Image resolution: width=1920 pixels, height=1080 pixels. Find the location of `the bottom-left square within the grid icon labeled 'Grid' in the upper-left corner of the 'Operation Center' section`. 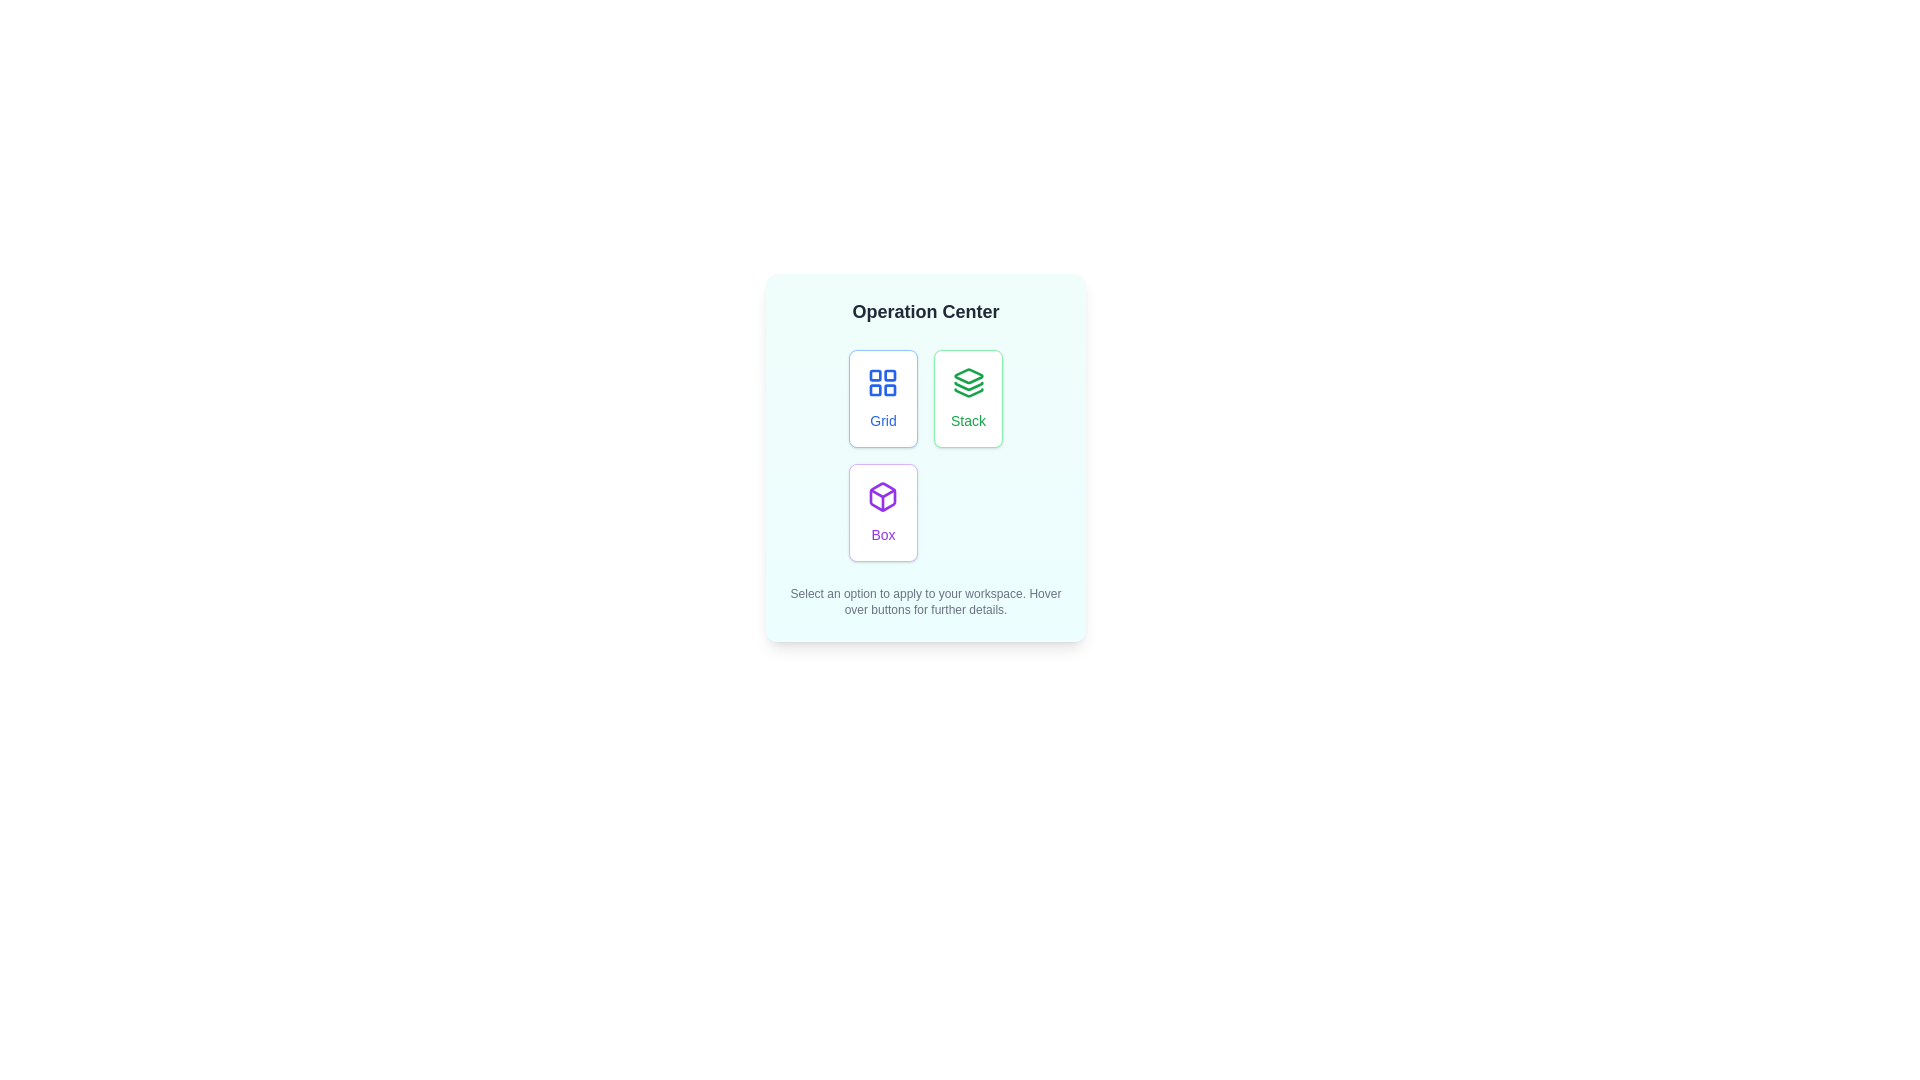

the bottom-left square within the grid icon labeled 'Grid' in the upper-left corner of the 'Operation Center' section is located at coordinates (876, 390).